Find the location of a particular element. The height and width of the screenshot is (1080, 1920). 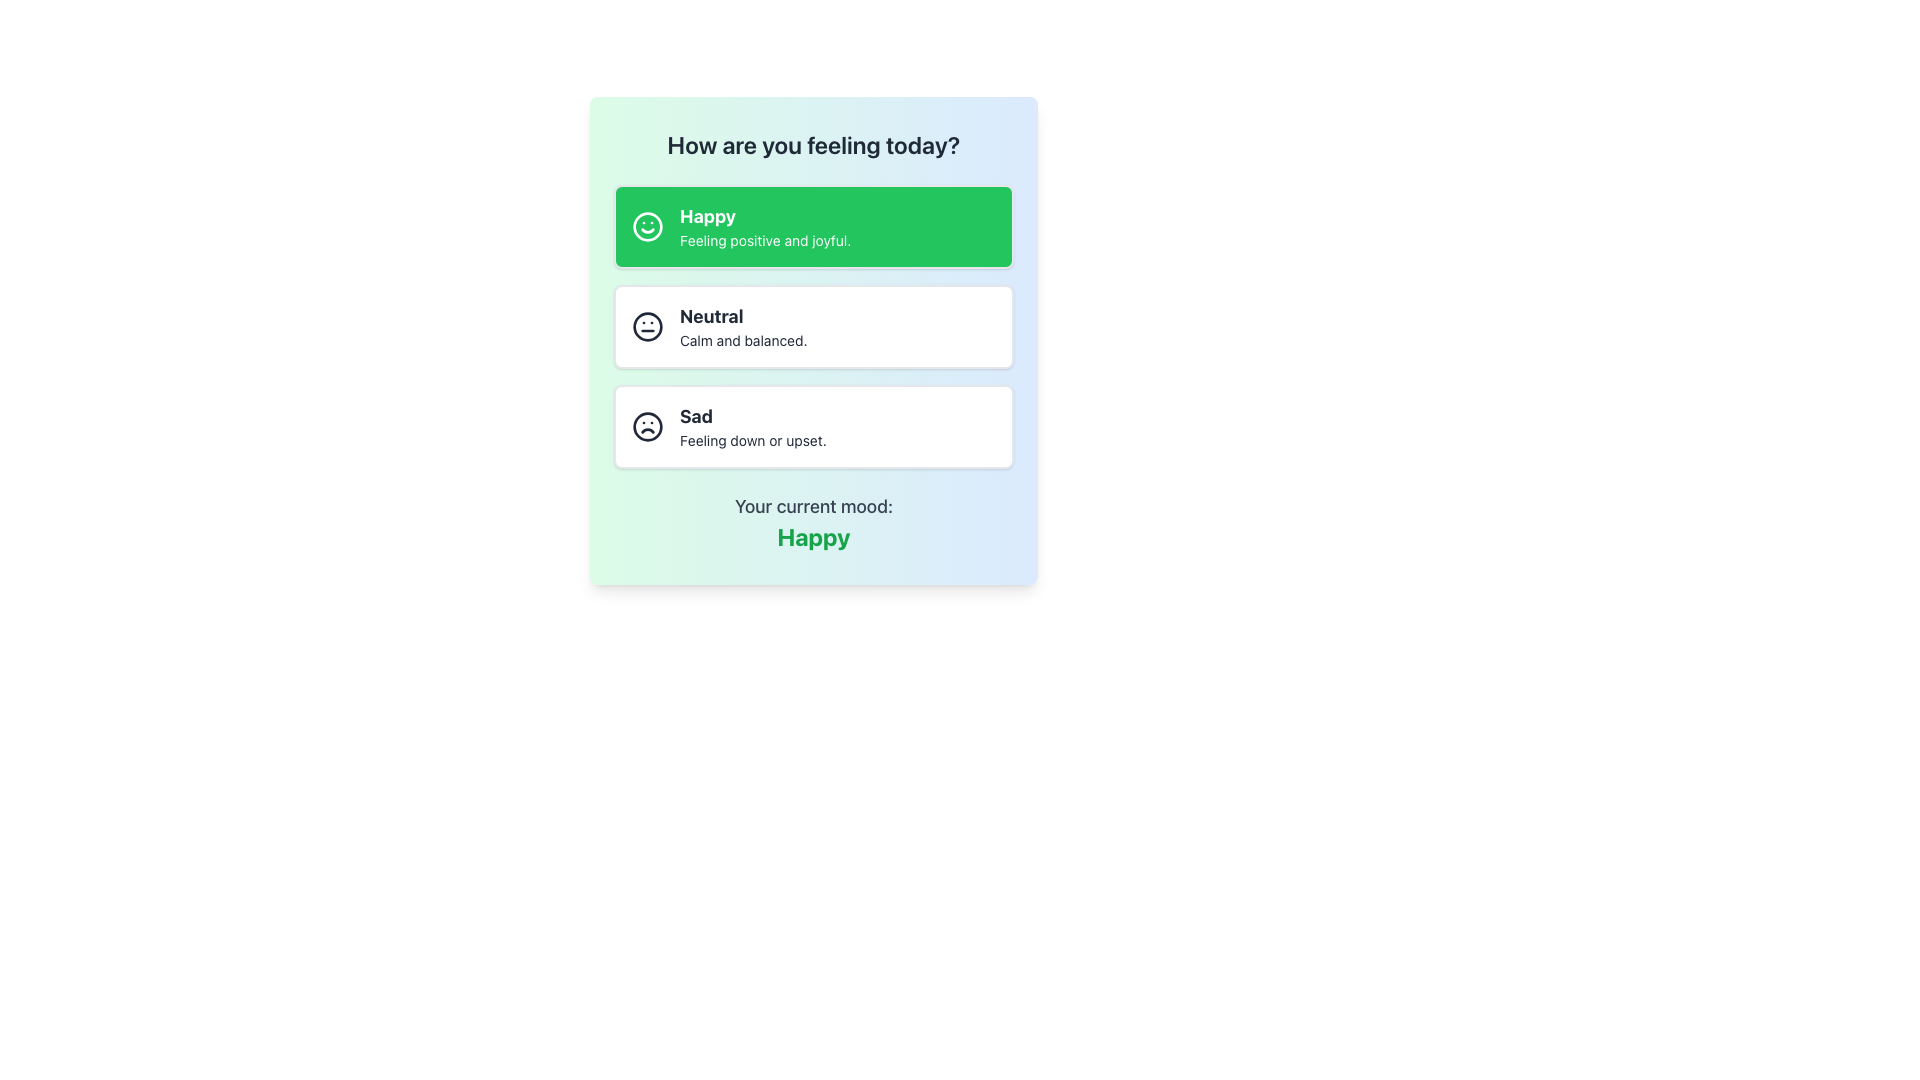

the Circle graphical element representing the 'Neutral' mood indication icon, located near the center of the second button labeled 'Neutral' is located at coordinates (648, 326).